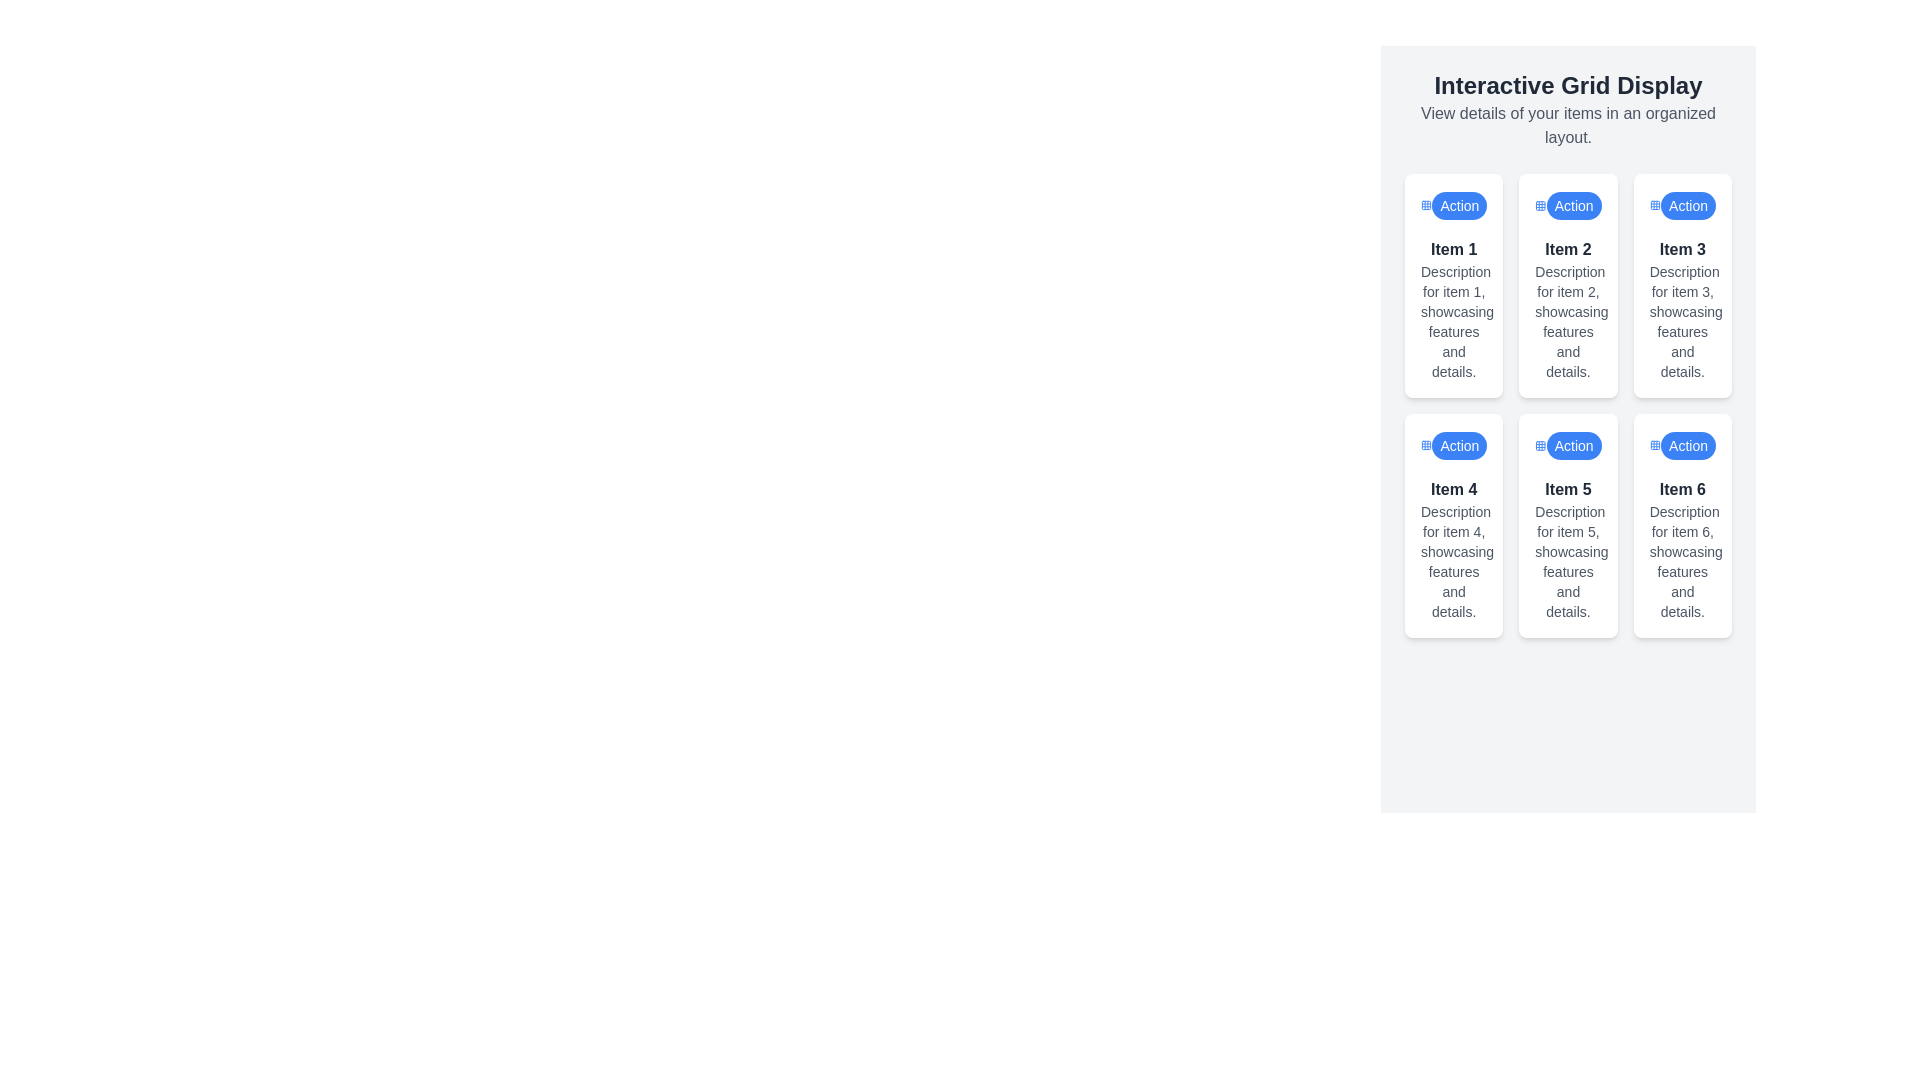 The width and height of the screenshot is (1920, 1080). I want to click on text label 'Item 6' which is bolded and styled, located at the top of the rightmost card in a three-column grid layout, so click(1681, 489).